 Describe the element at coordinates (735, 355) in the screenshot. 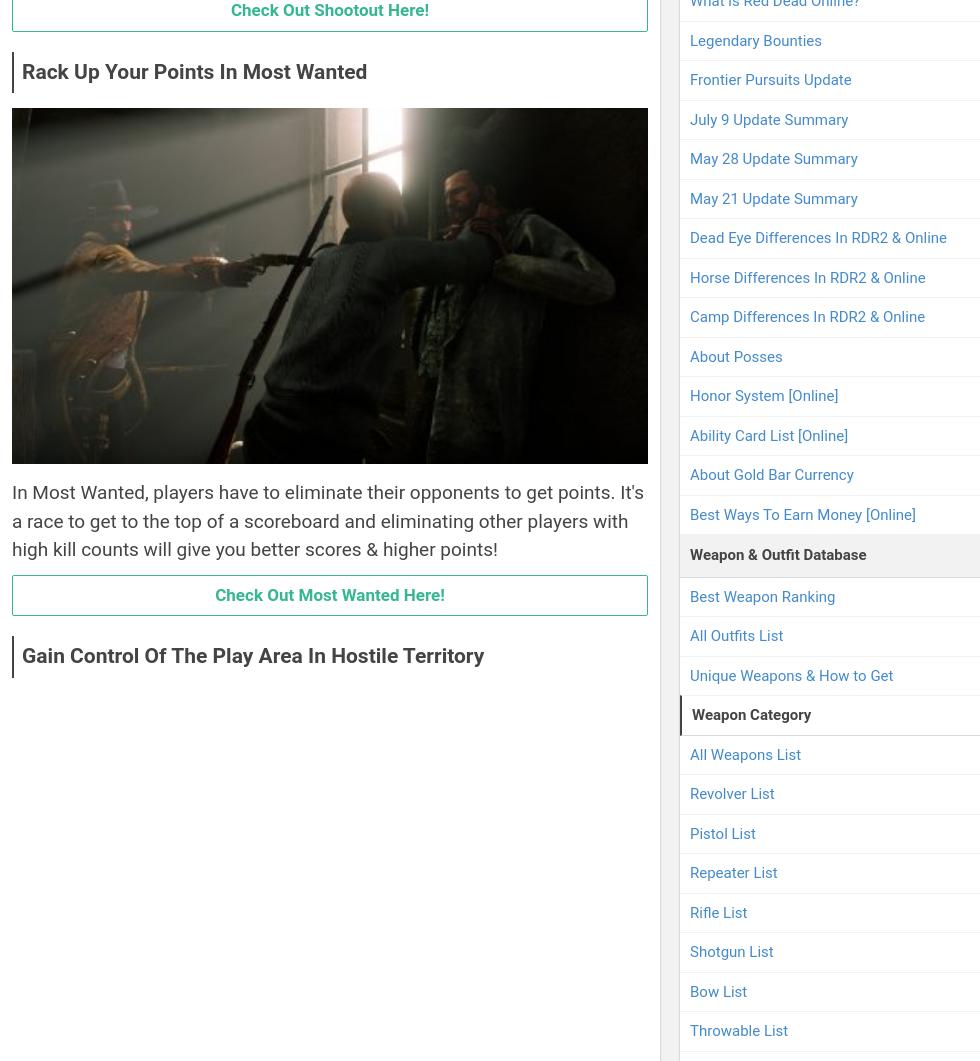

I see `'About Posses'` at that location.